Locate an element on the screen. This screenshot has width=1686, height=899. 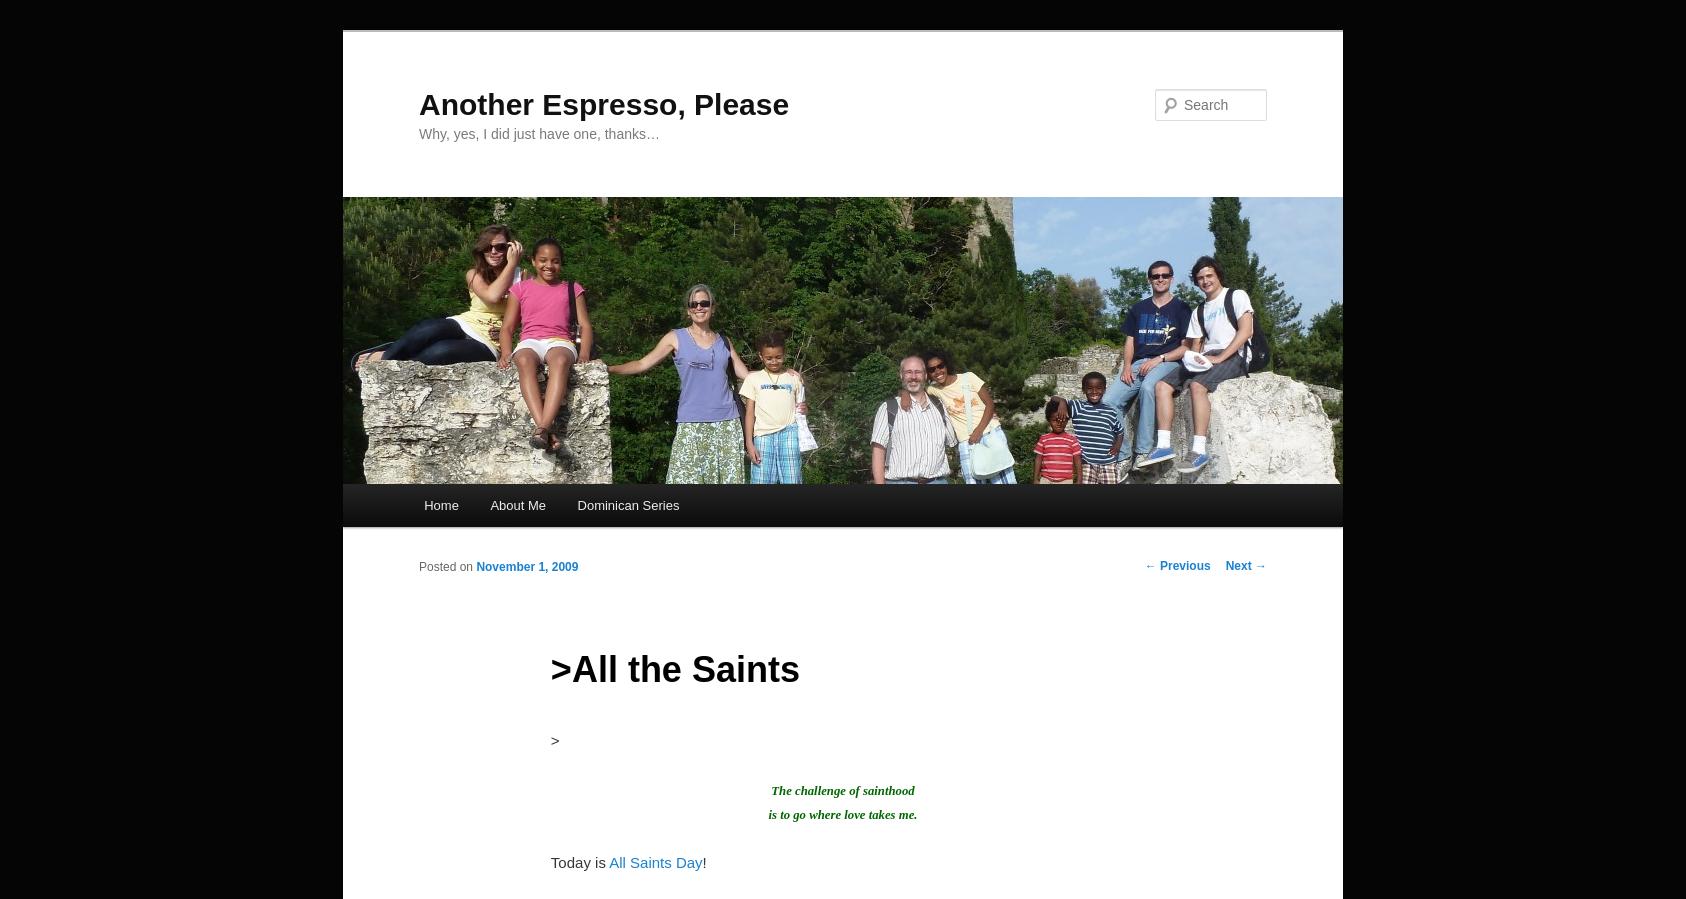
'All Saints Day' is located at coordinates (654, 862).